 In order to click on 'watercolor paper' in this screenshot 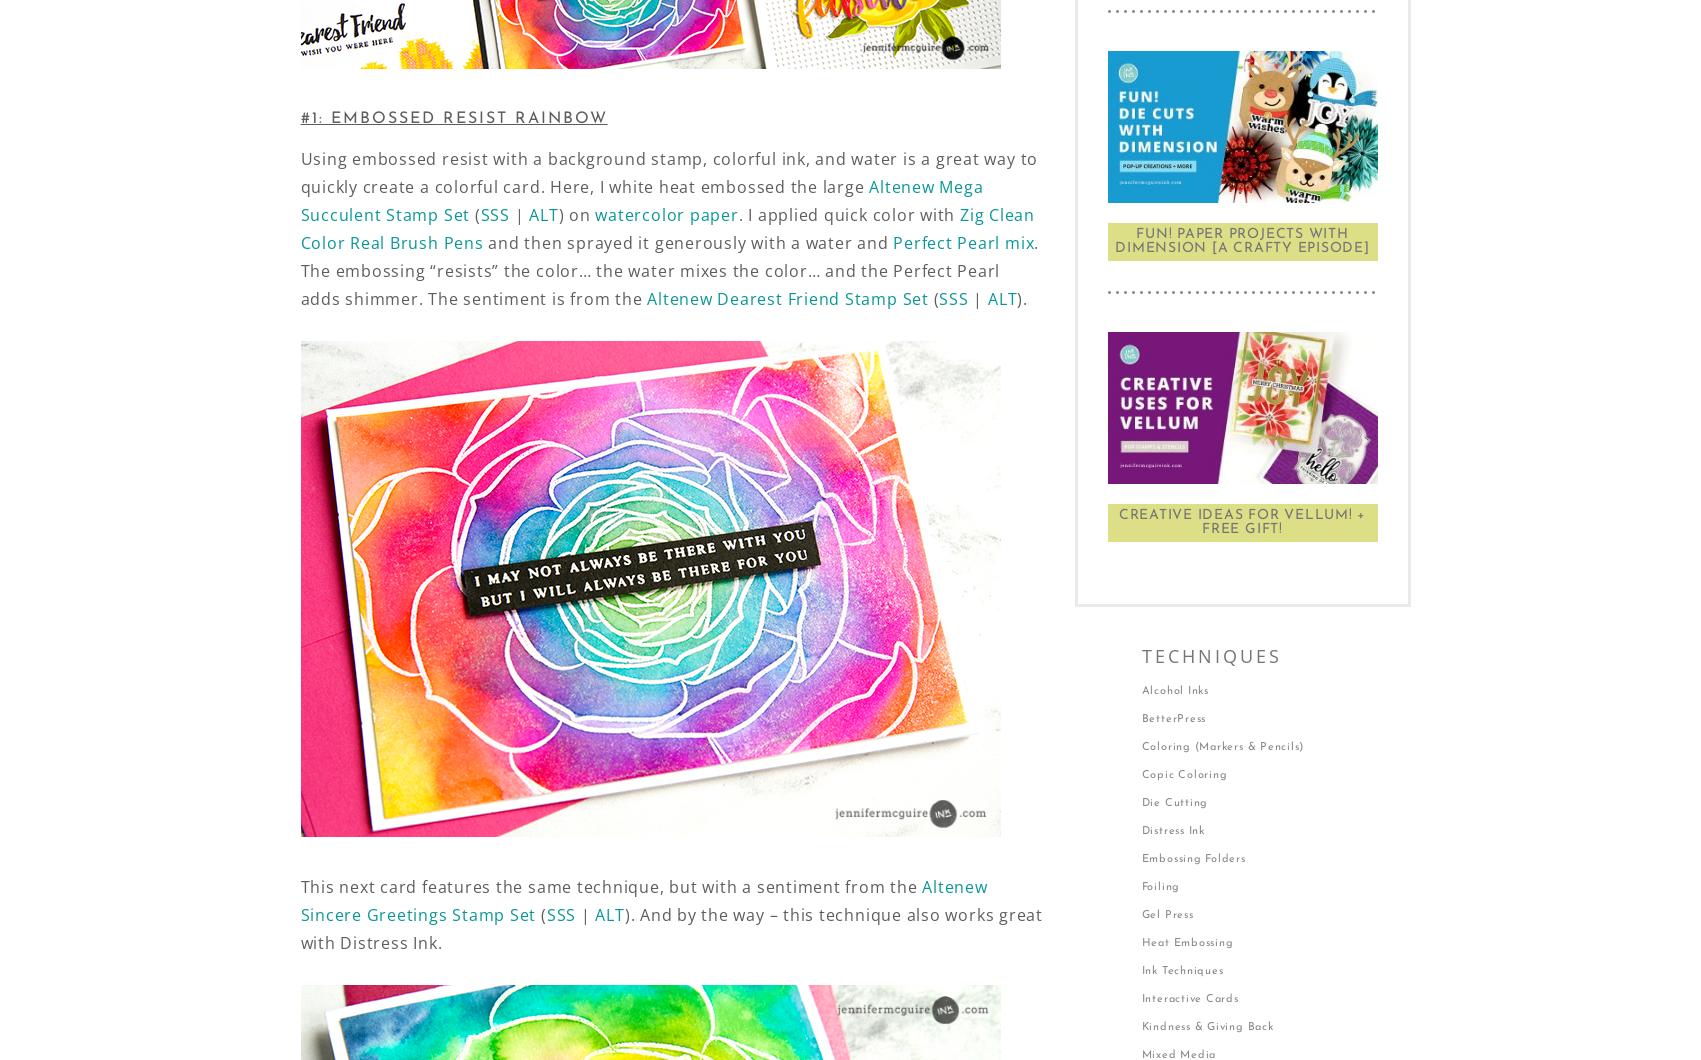, I will do `click(665, 213)`.